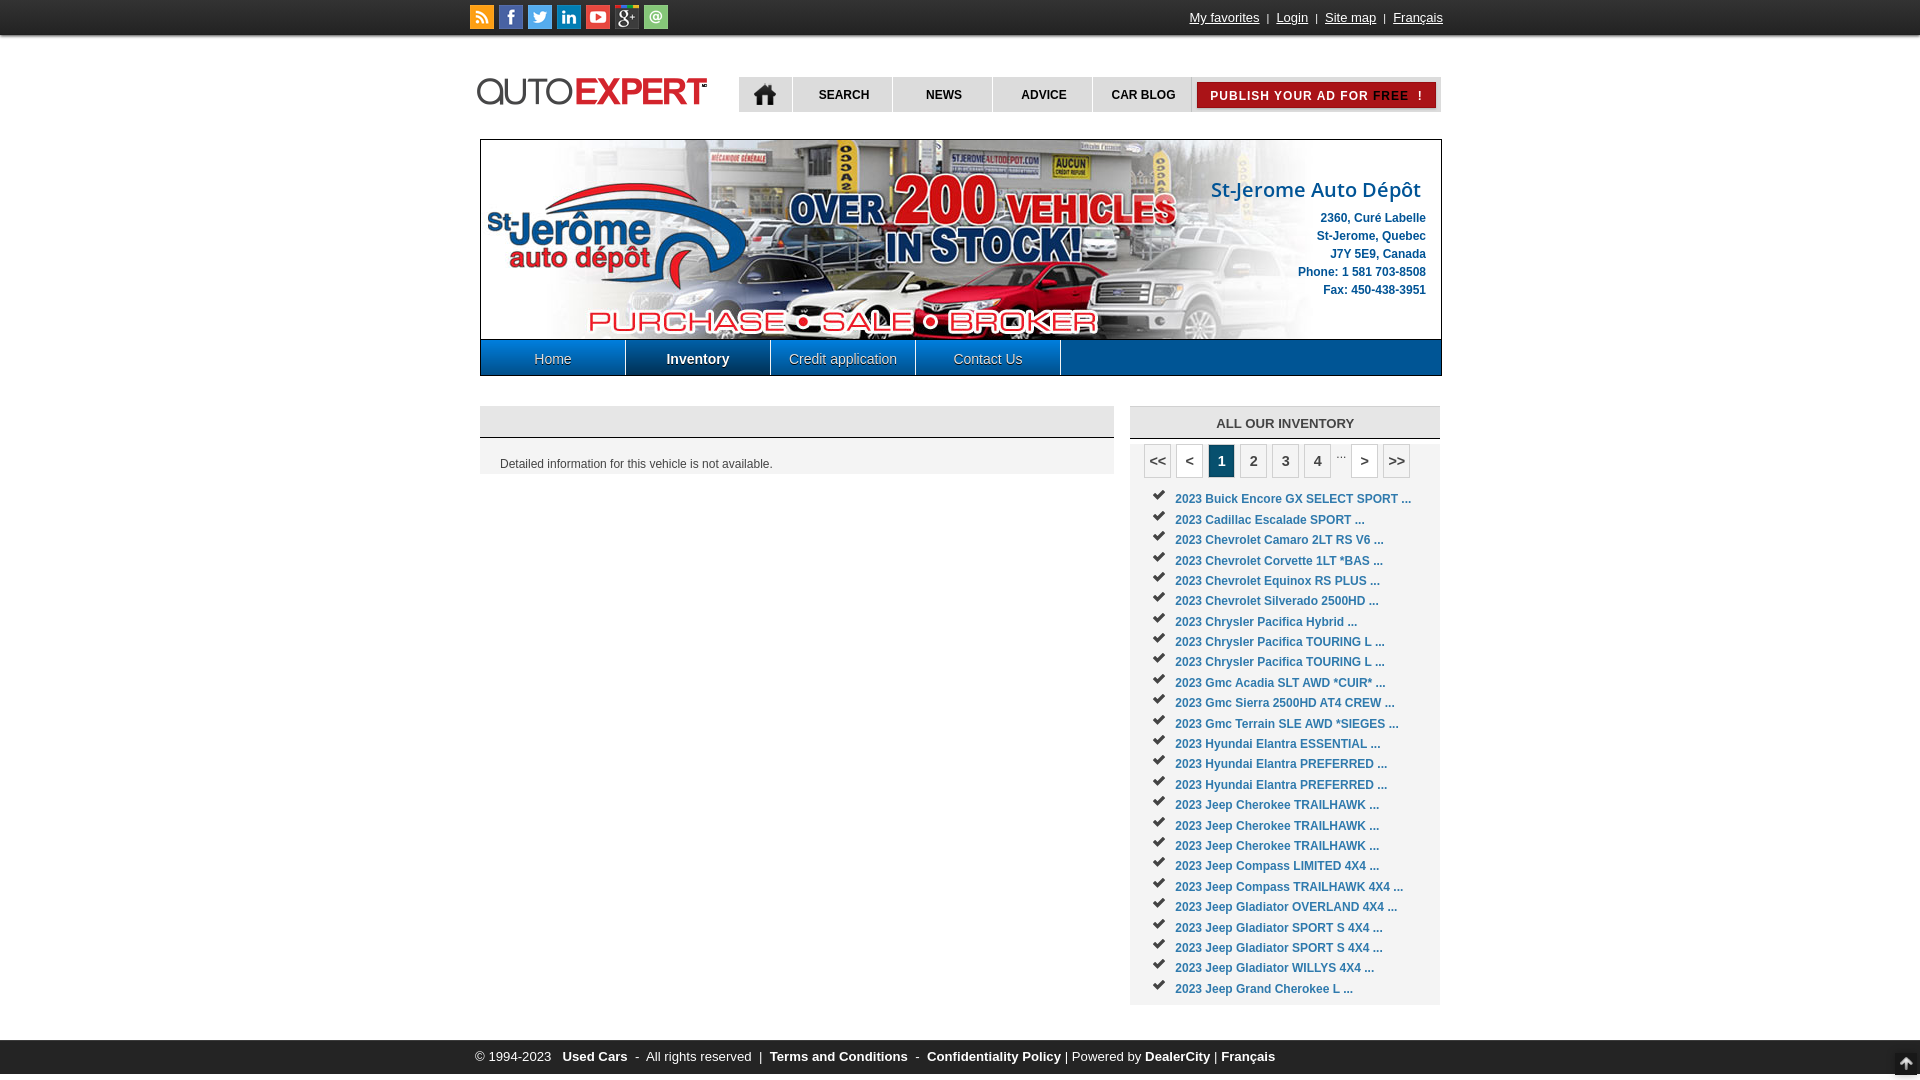  What do you see at coordinates (1275, 825) in the screenshot?
I see `'2023 Jeep Cherokee TRAILHAWK ...'` at bounding box center [1275, 825].